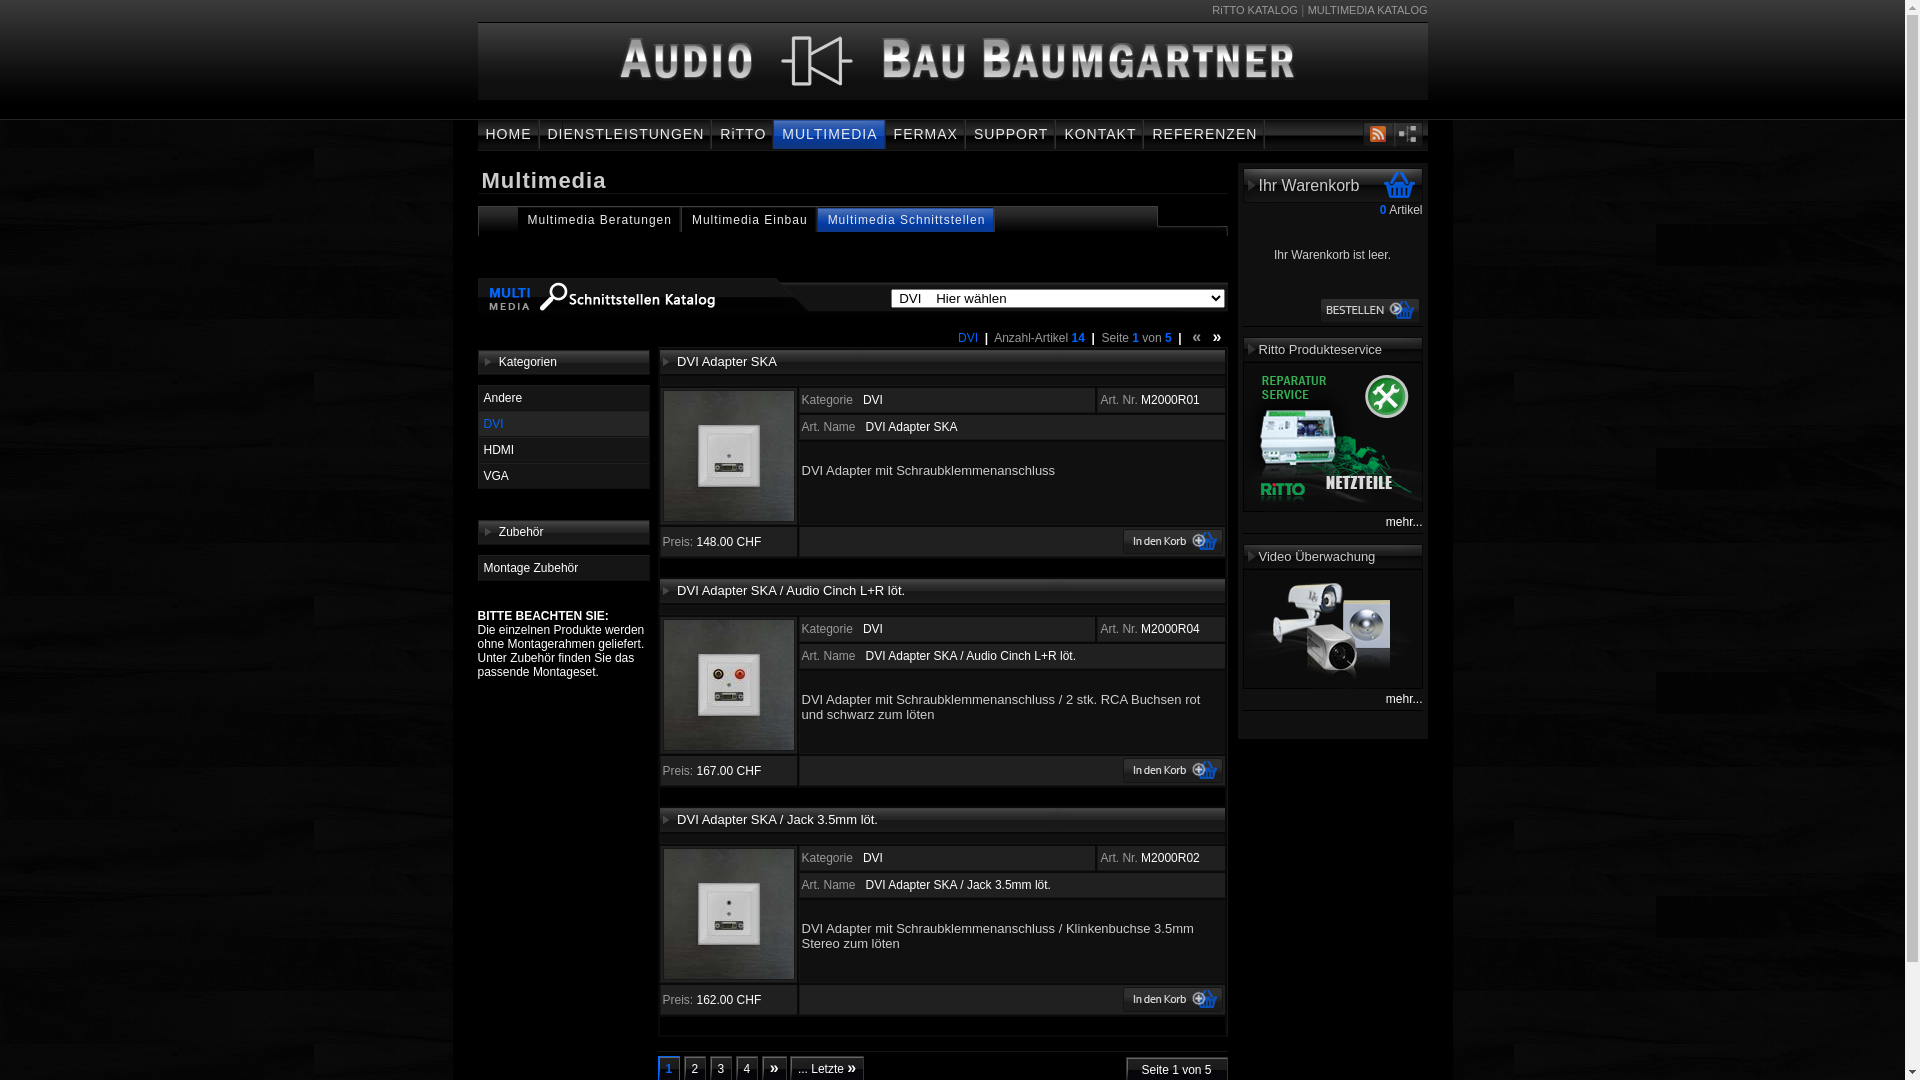 The width and height of the screenshot is (1920, 1080). Describe the element at coordinates (508, 134) in the screenshot. I see `'HOME'` at that location.